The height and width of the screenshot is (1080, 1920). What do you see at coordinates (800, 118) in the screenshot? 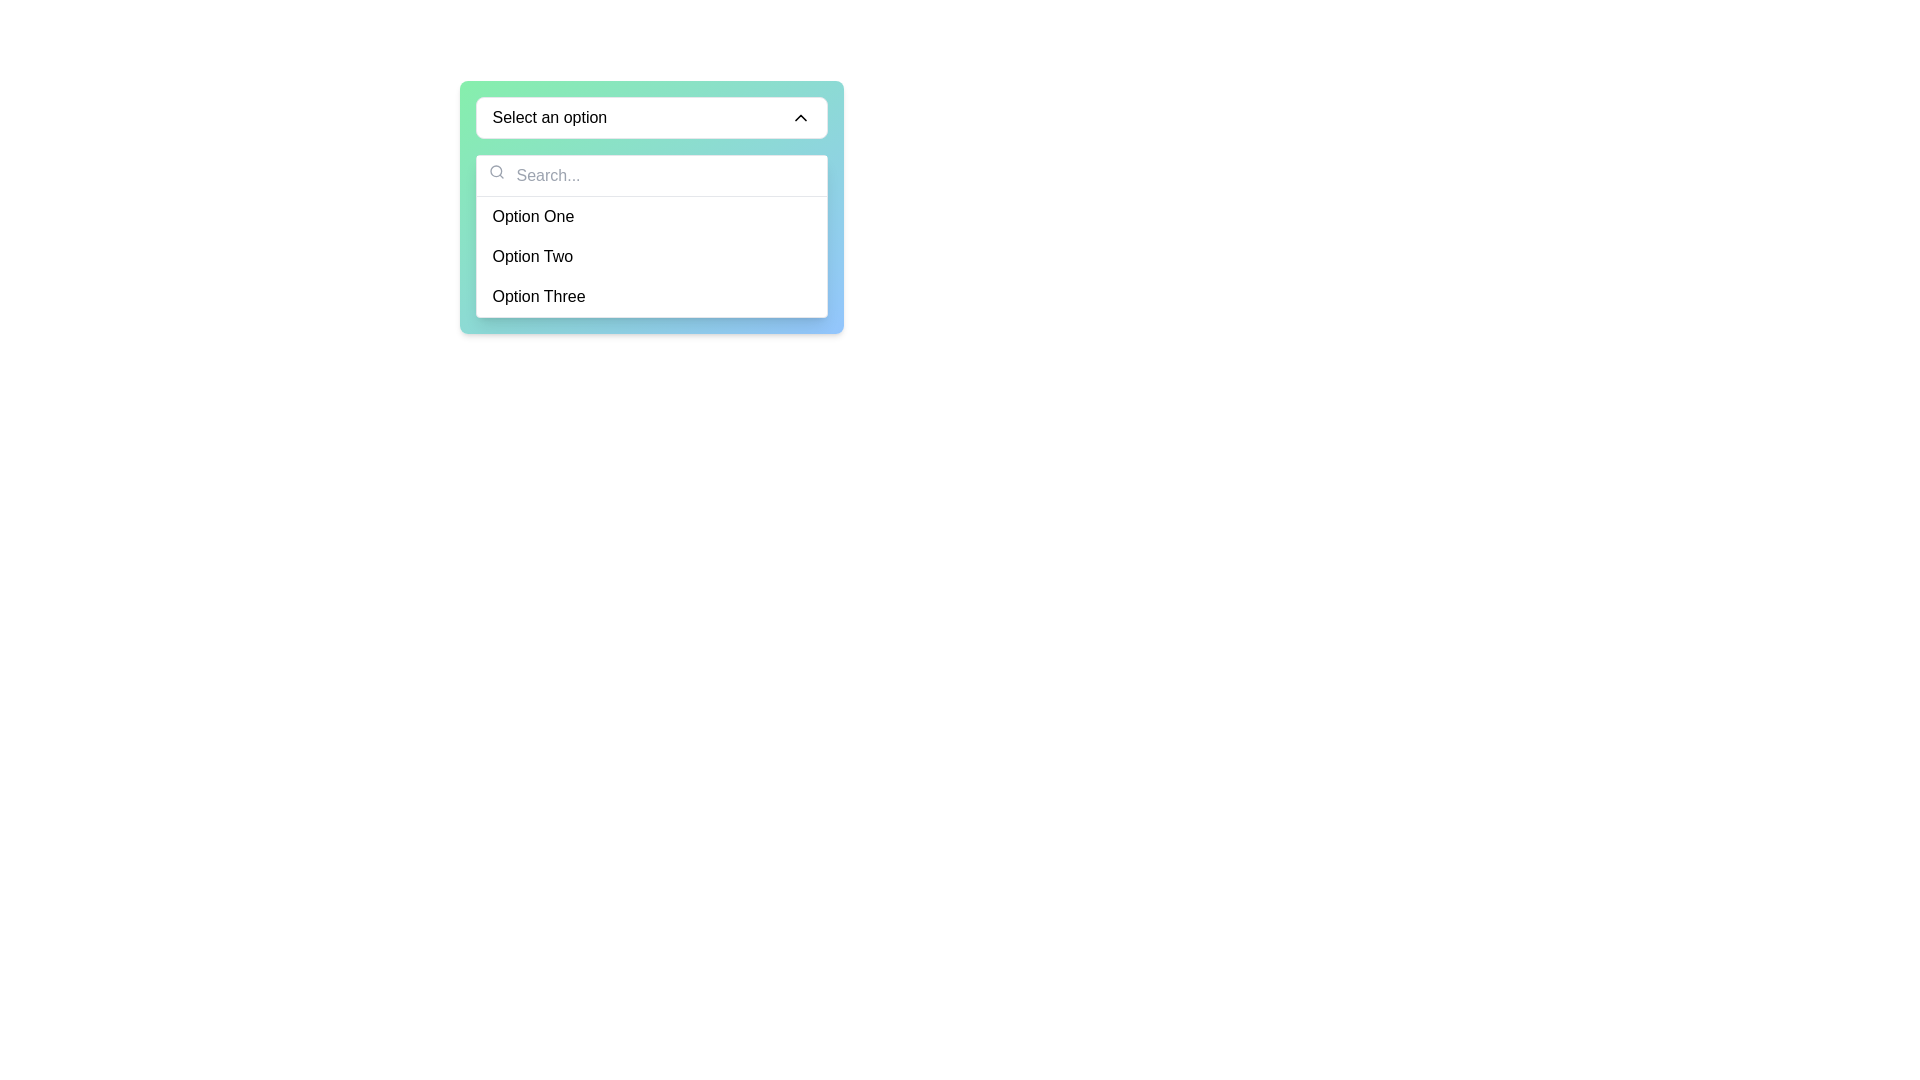
I see `the chevron icon at the rightmost end of the 'Select an option' dropdown header` at bounding box center [800, 118].